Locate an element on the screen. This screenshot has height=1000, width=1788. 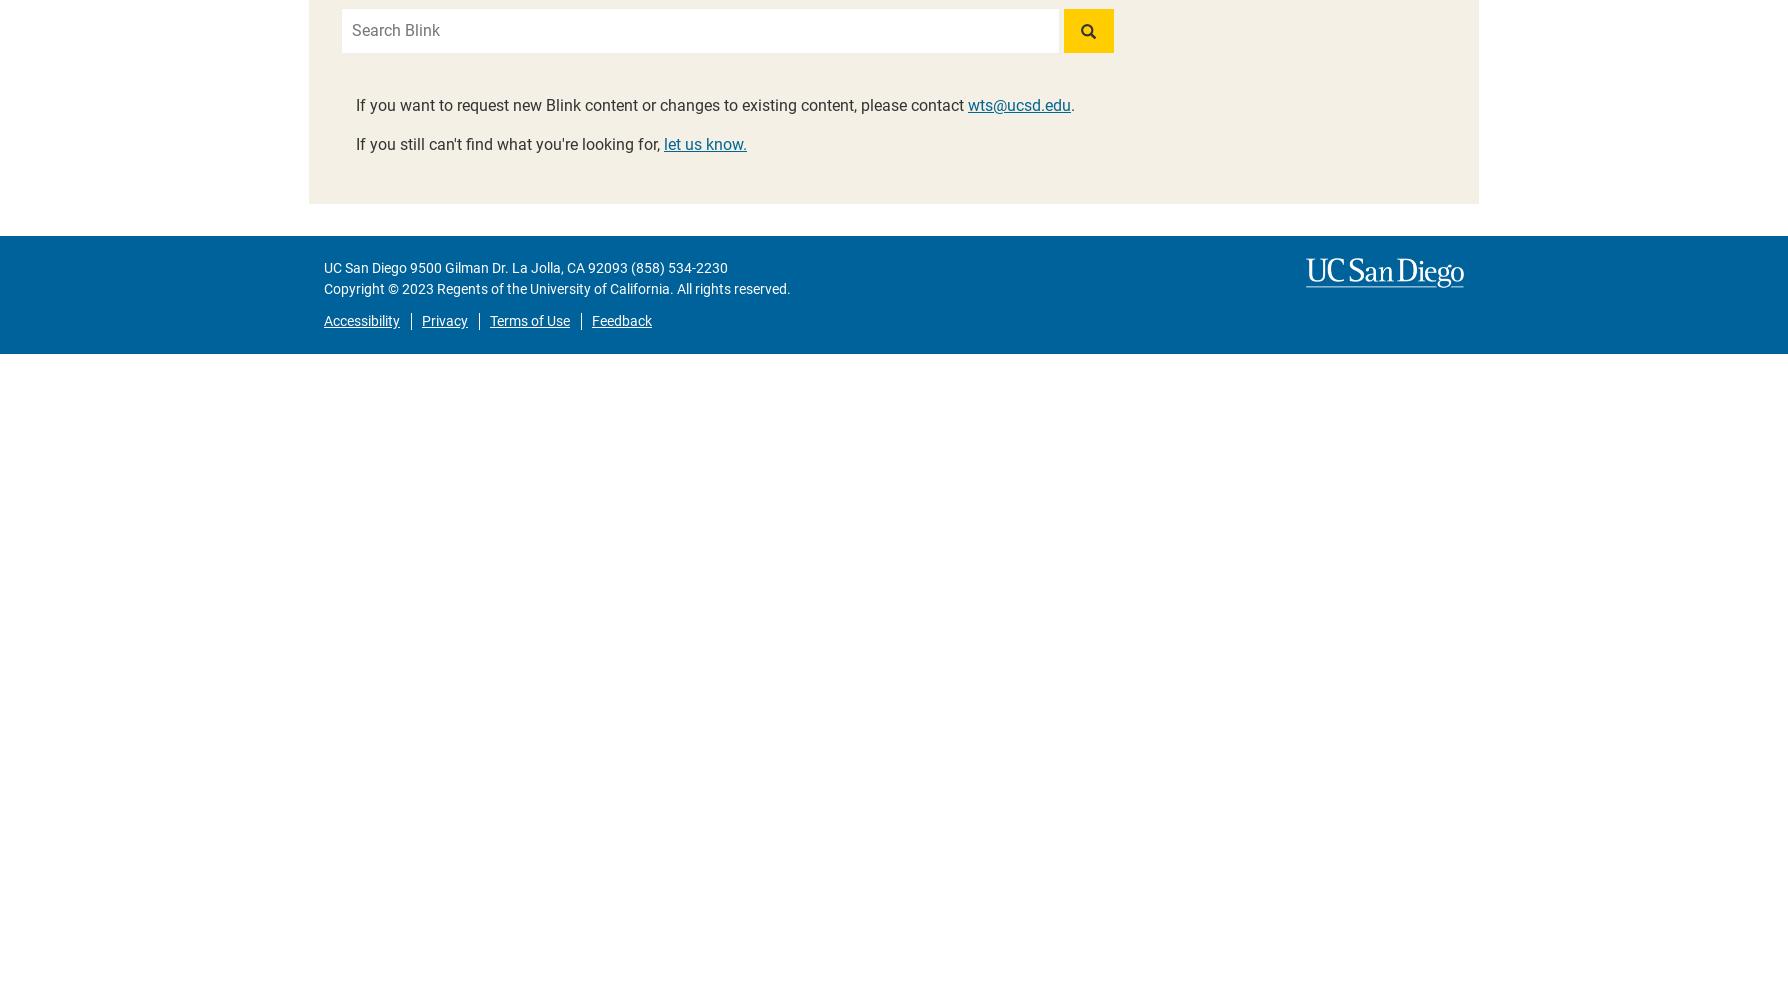
'Feedback' is located at coordinates (620, 320).